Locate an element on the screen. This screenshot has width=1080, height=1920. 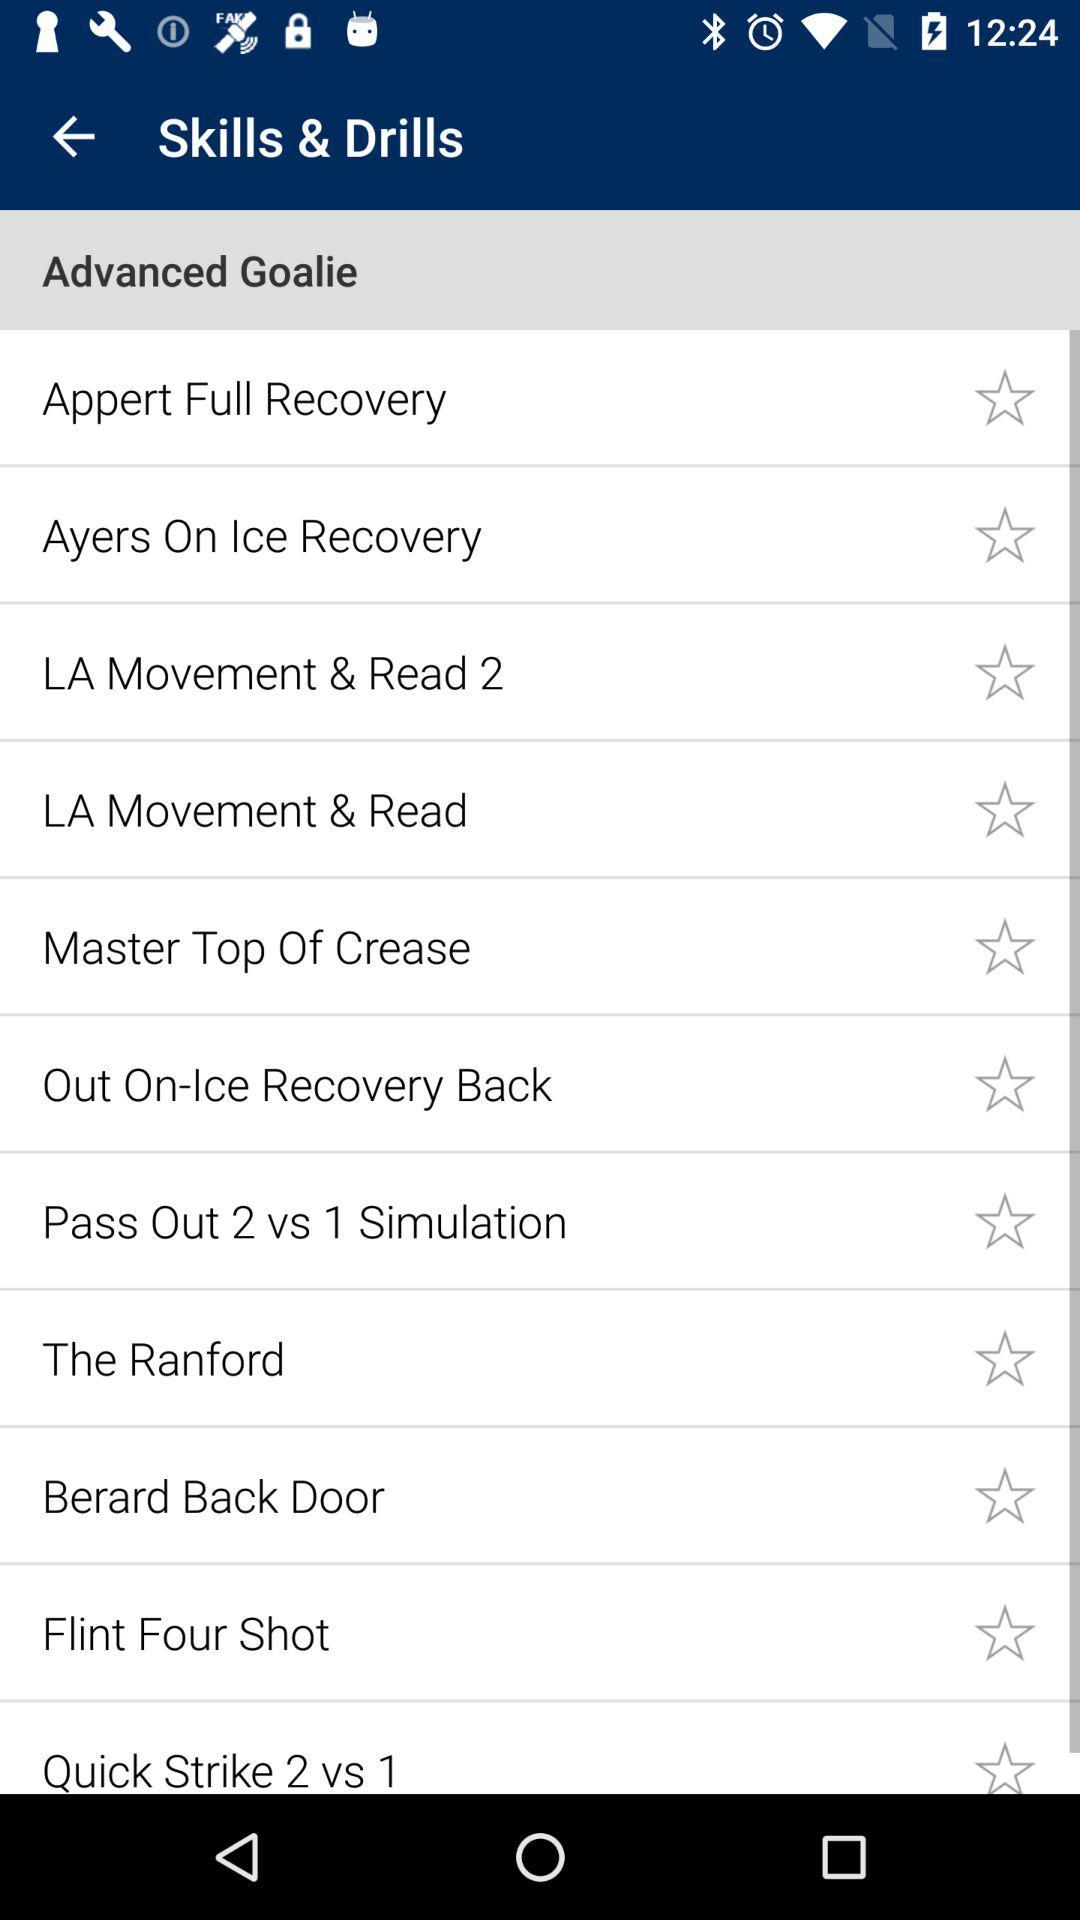
favorite this page is located at coordinates (1026, 671).